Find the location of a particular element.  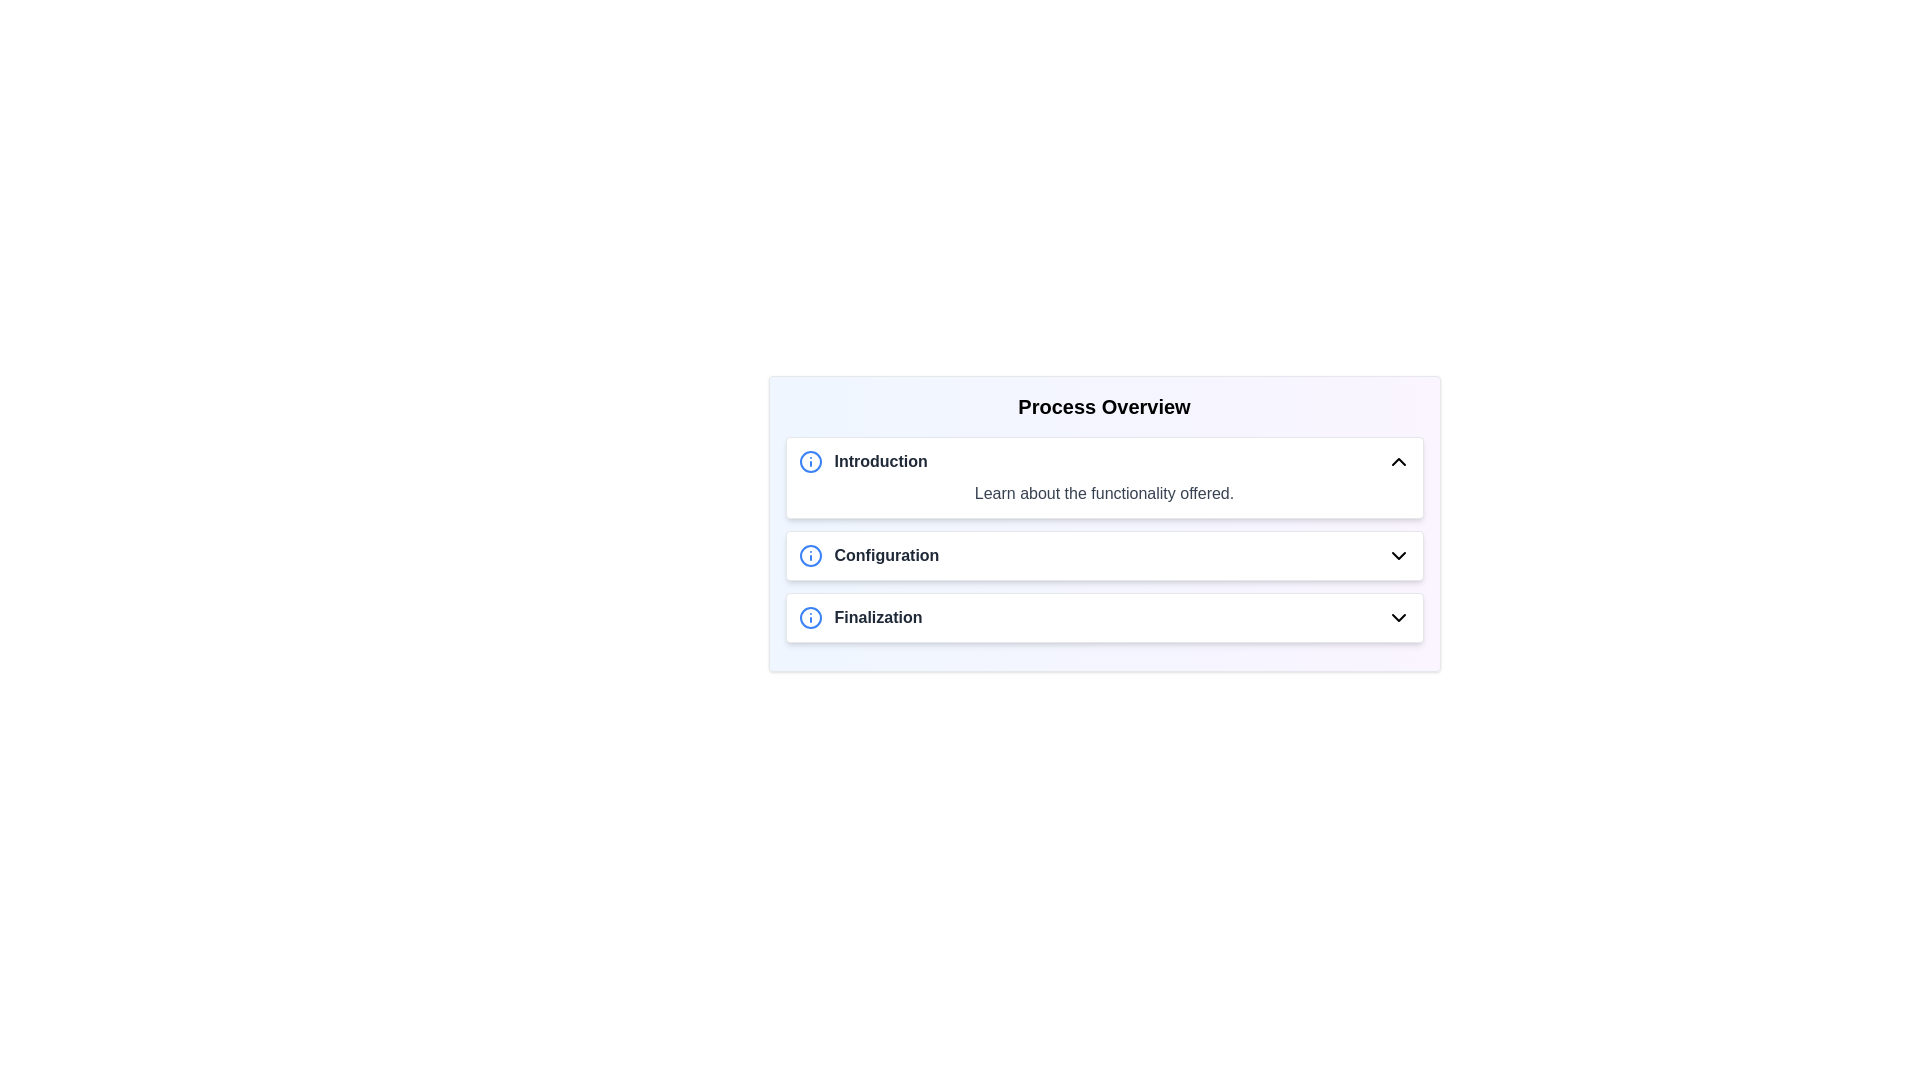

text of the 'Configuration' label, which is styled in bold dark gray and located between 'Introduction' and 'Finalization' in the vertical list is located at coordinates (868, 555).